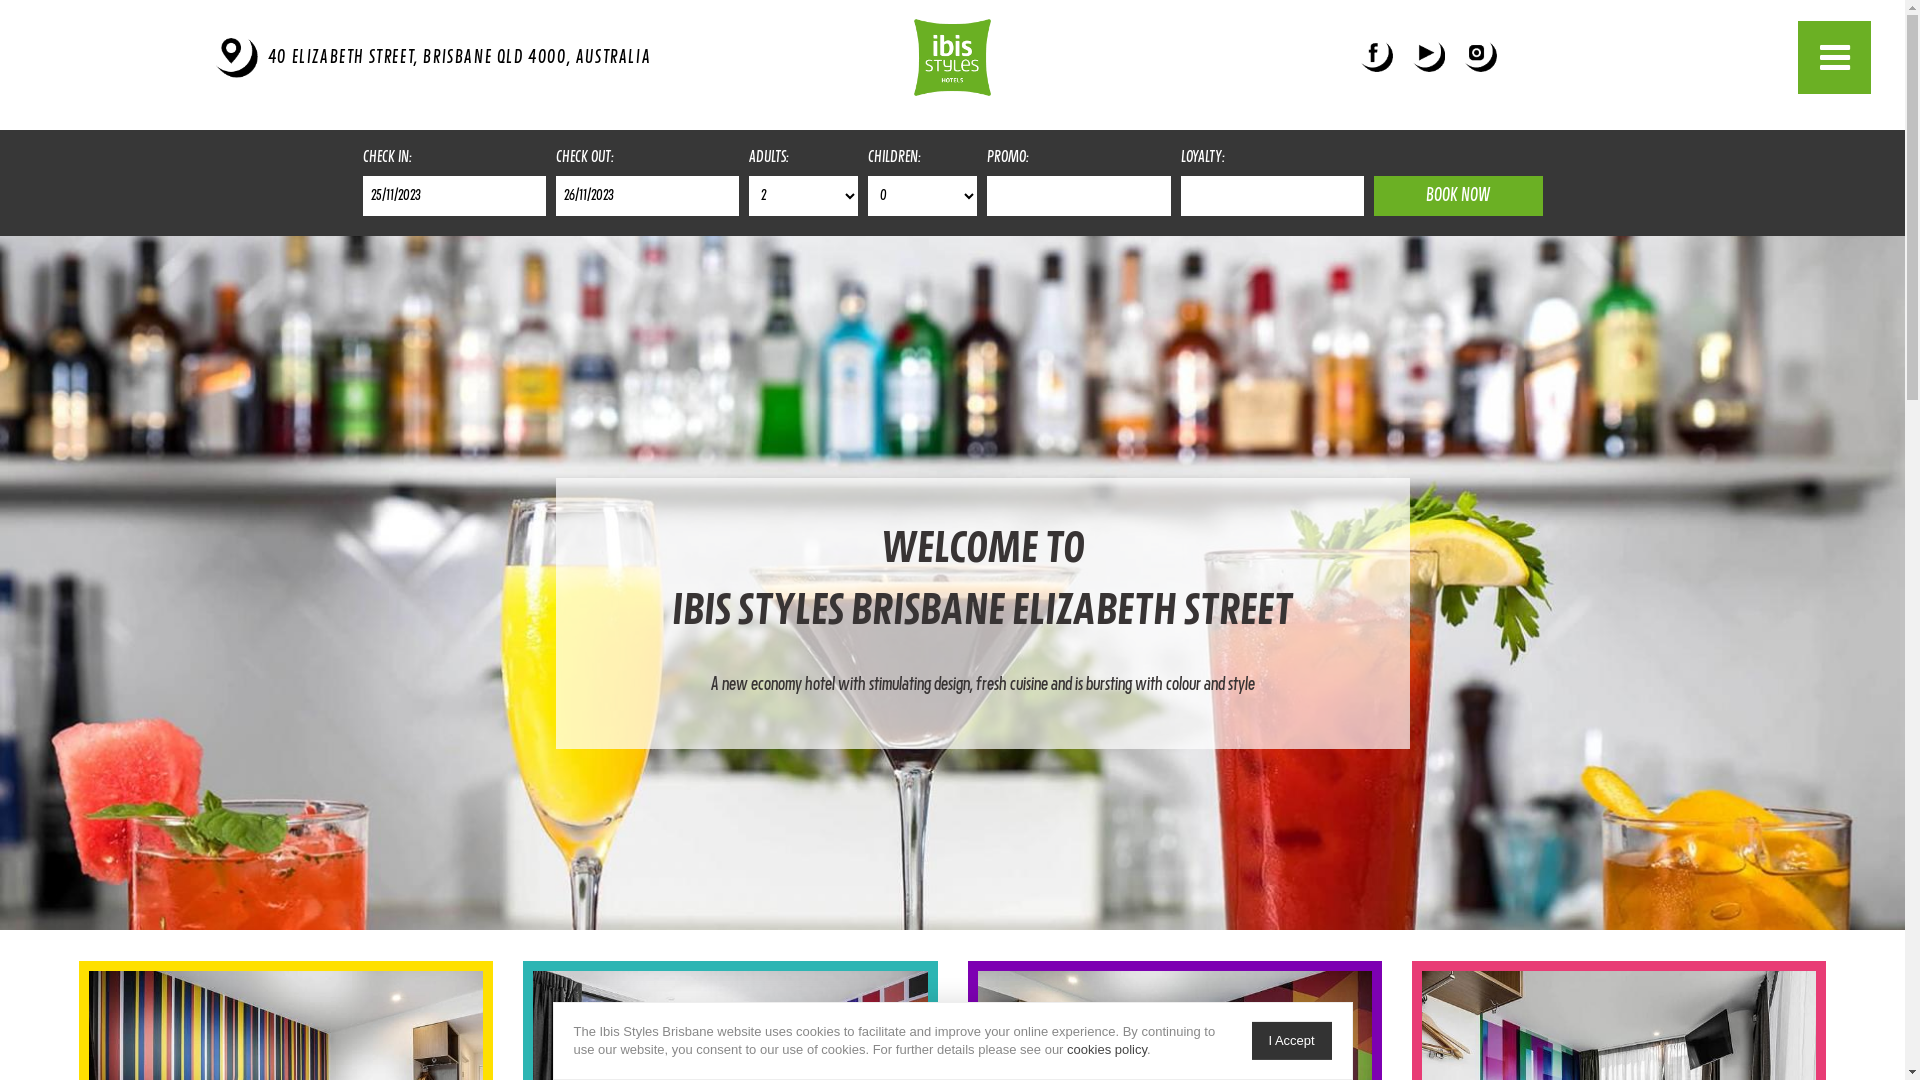 The image size is (1920, 1080). What do you see at coordinates (1464, 56) in the screenshot?
I see `'insta image'` at bounding box center [1464, 56].